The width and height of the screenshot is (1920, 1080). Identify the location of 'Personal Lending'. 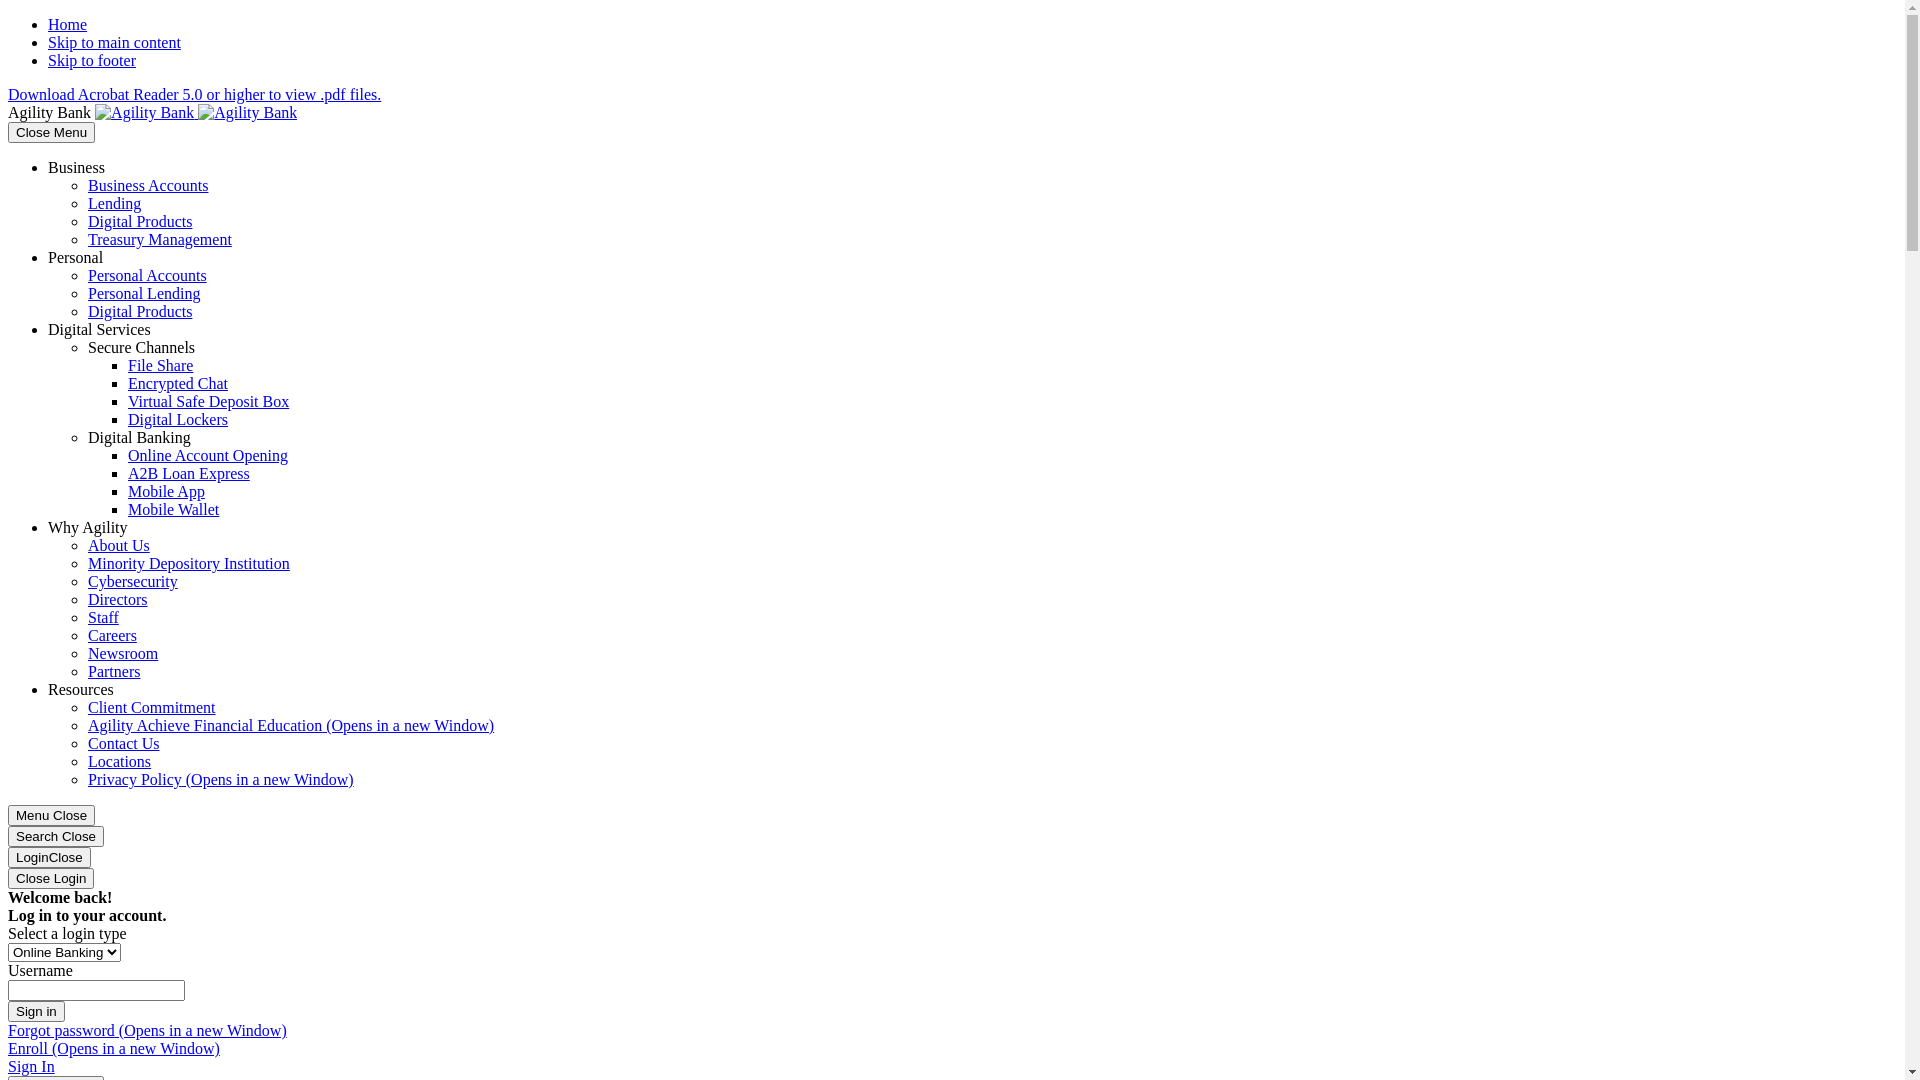
(143, 293).